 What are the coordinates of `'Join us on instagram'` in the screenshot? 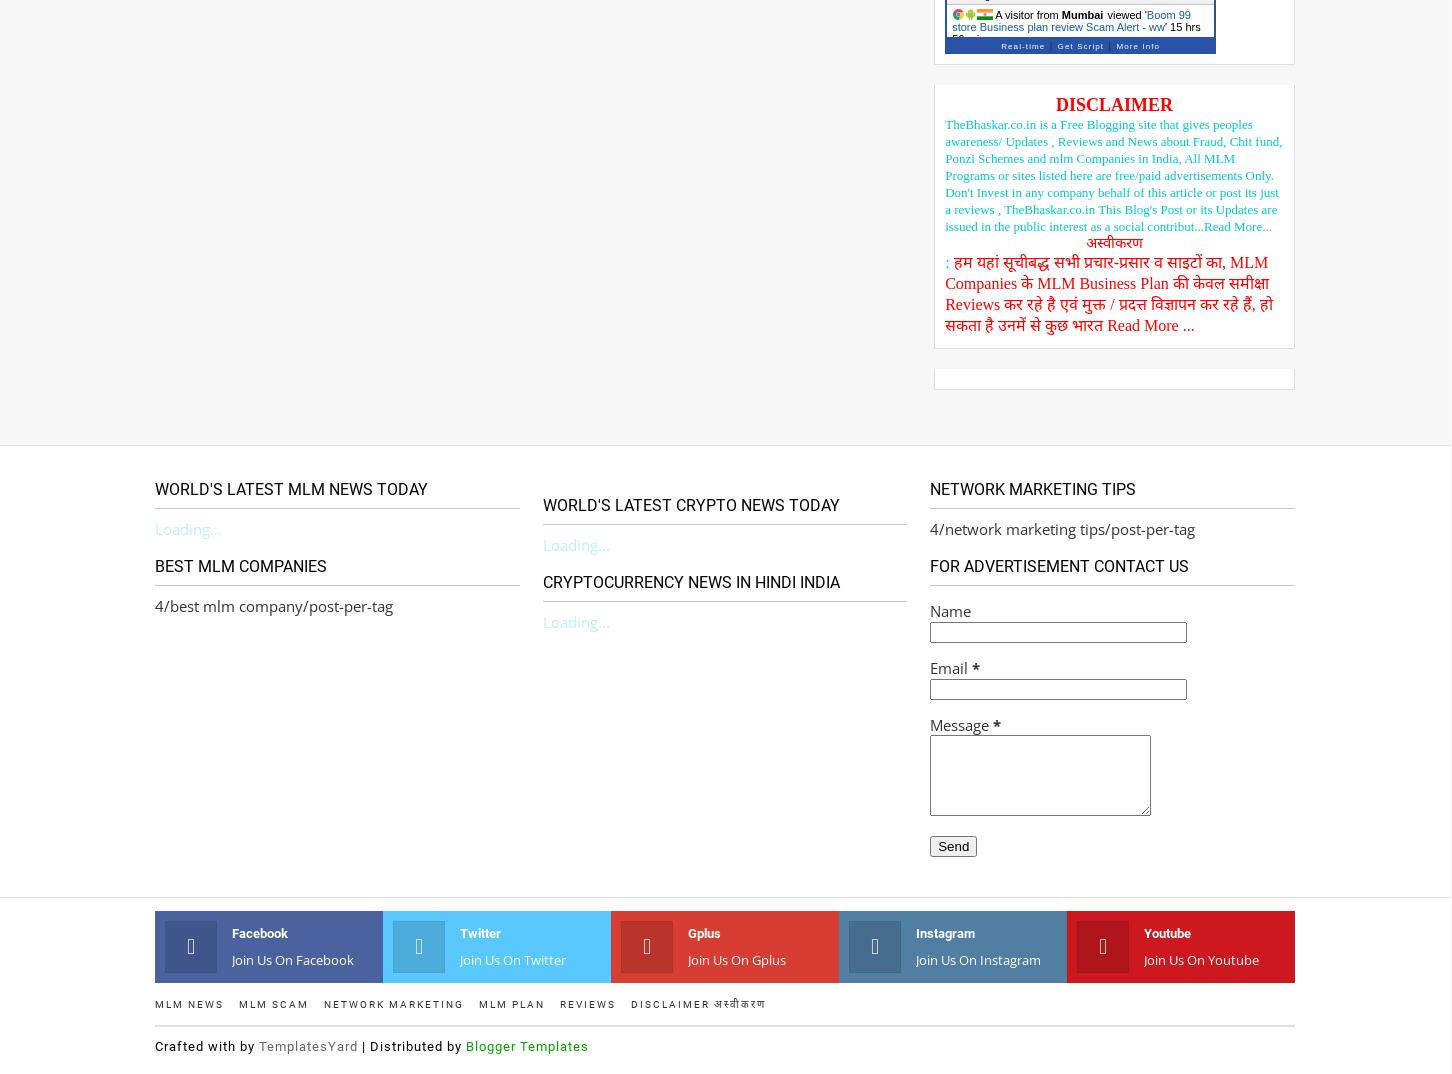 It's located at (977, 958).